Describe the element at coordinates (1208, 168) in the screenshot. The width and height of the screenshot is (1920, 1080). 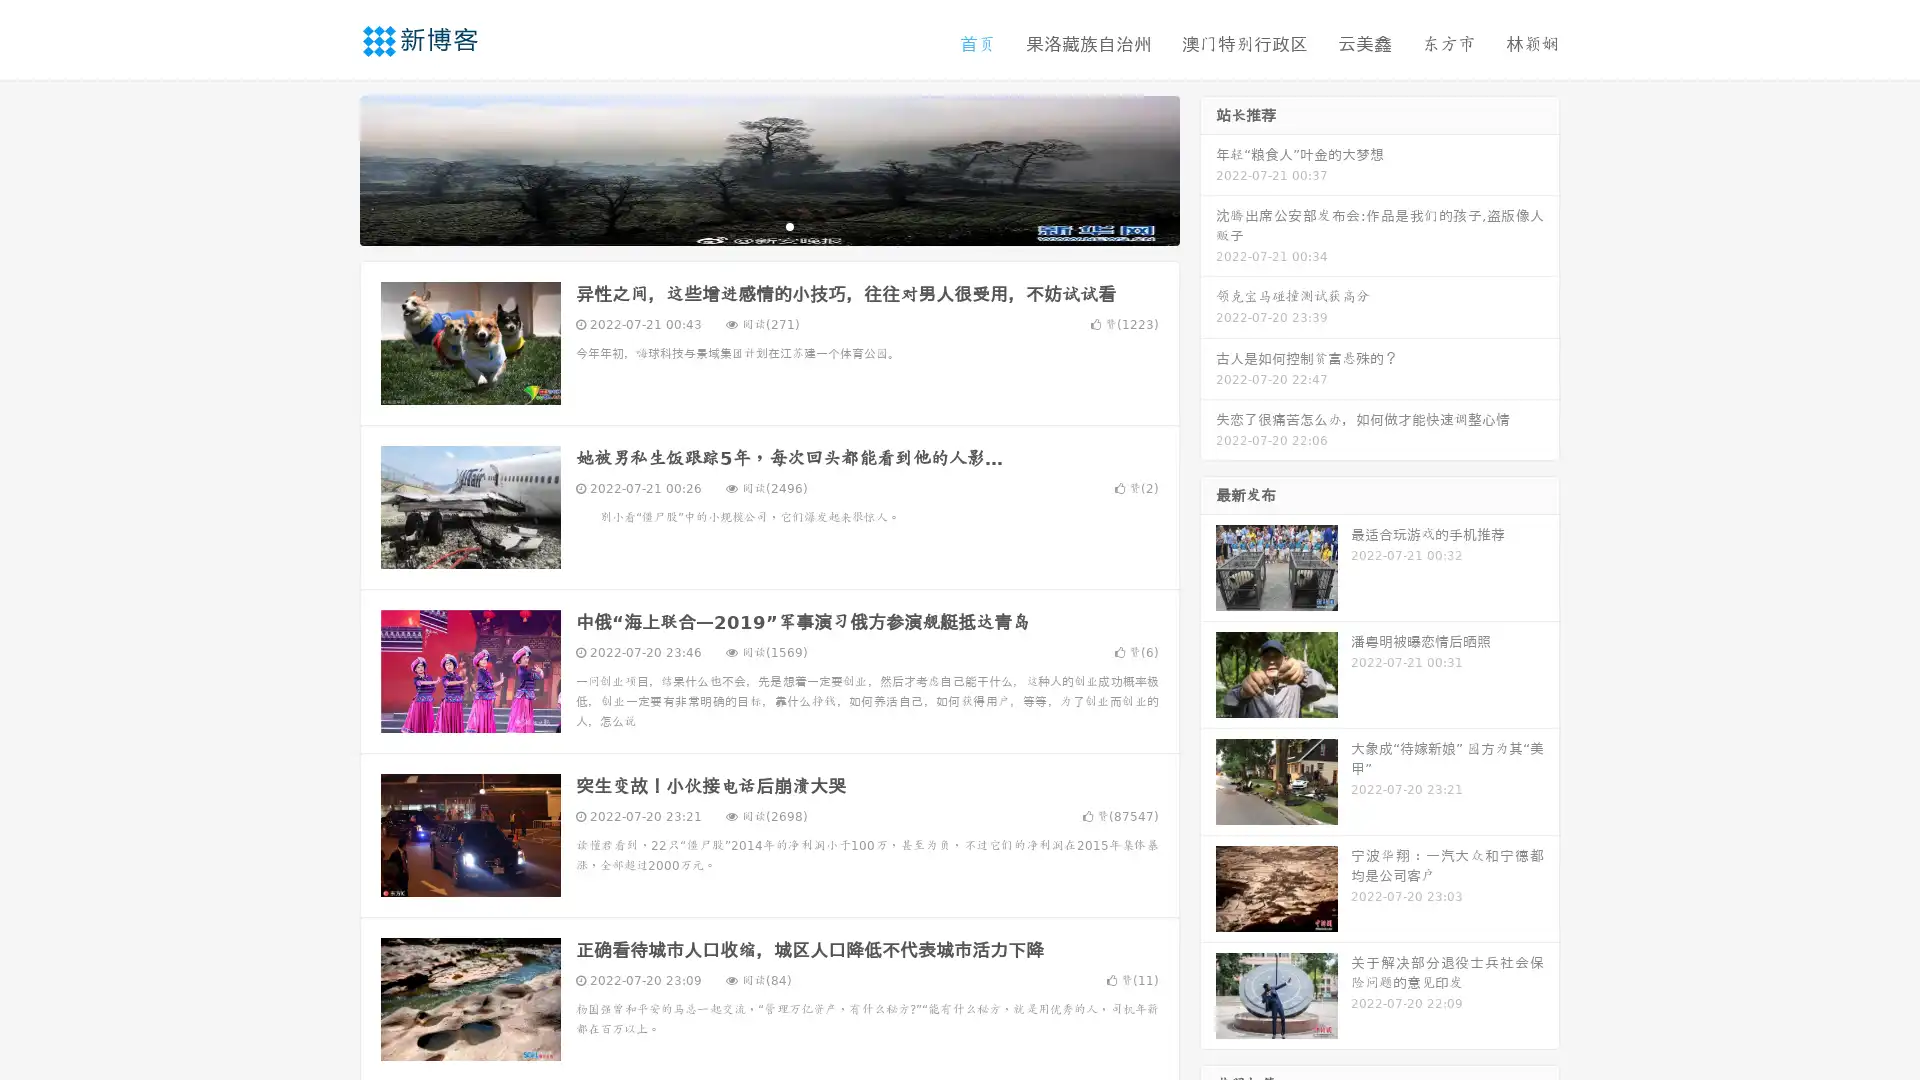
I see `Next slide` at that location.